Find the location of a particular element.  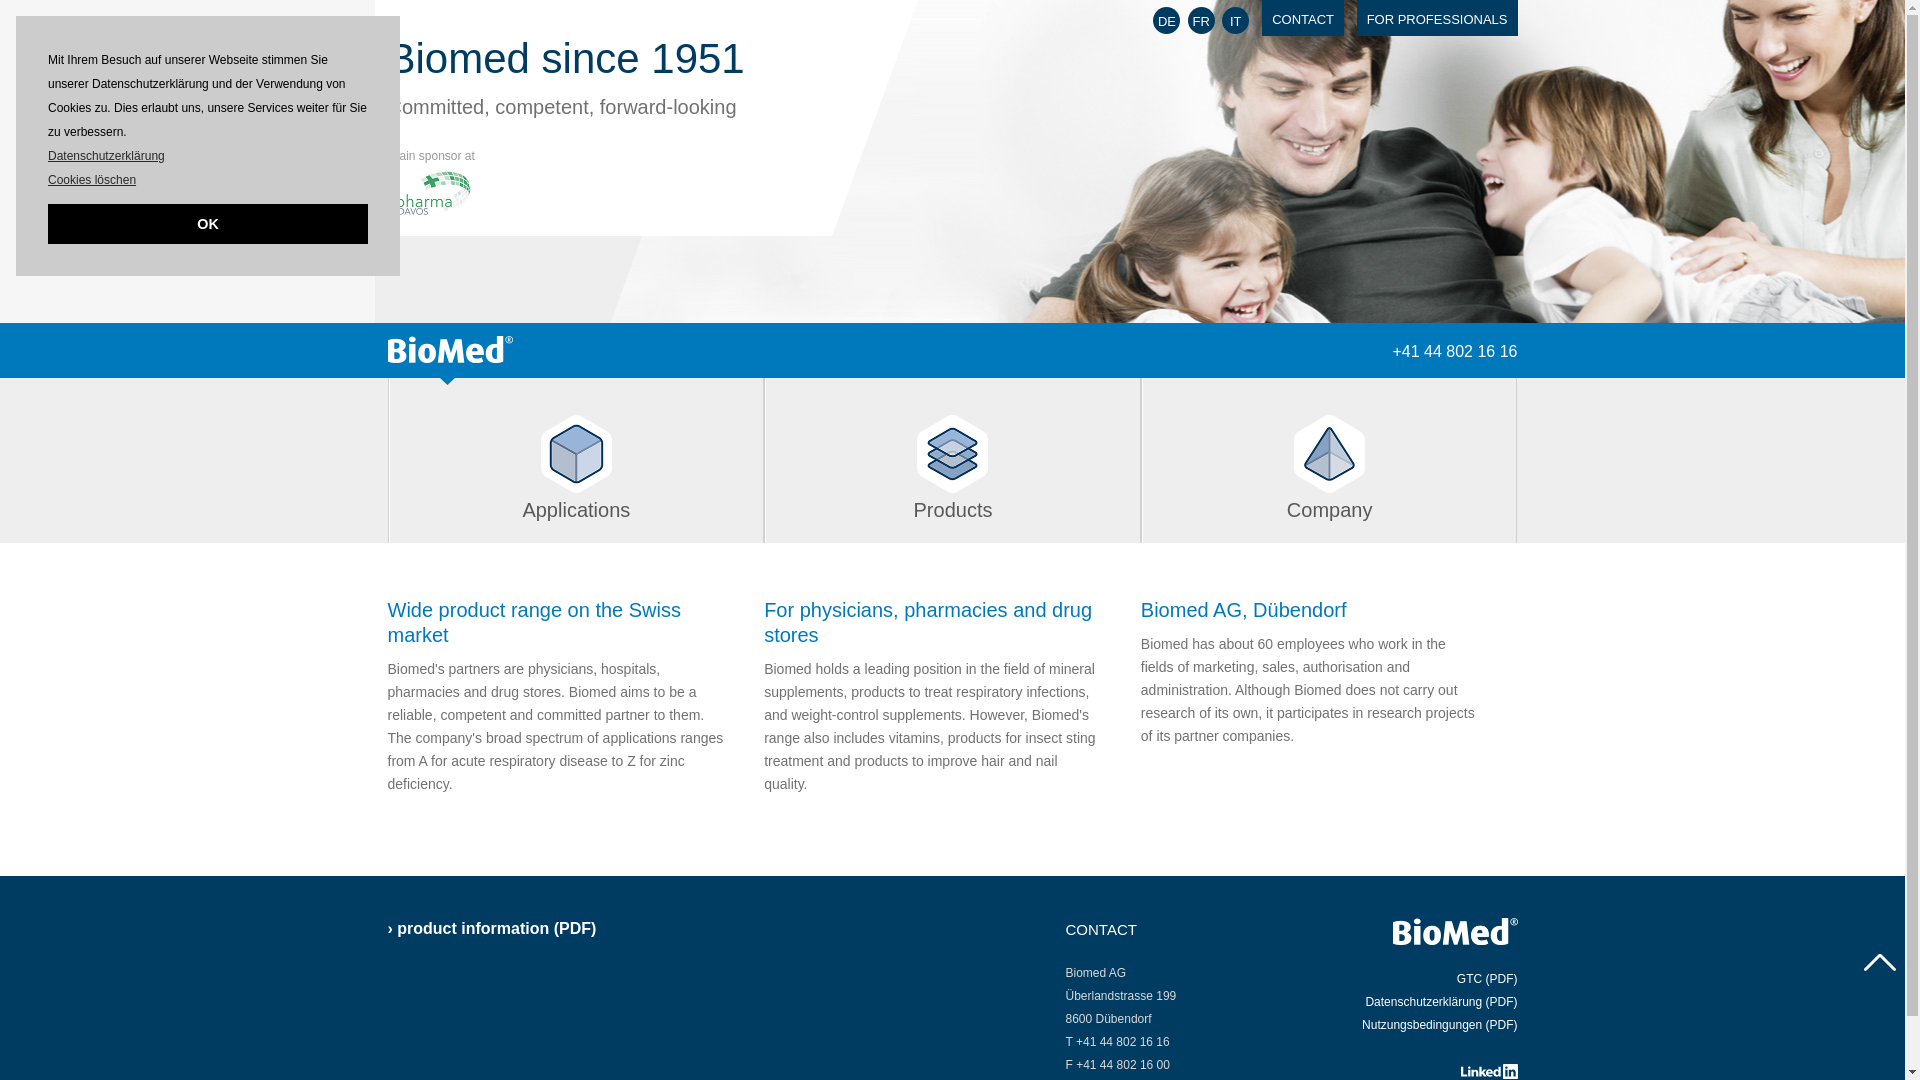

'Applications' is located at coordinates (575, 460).